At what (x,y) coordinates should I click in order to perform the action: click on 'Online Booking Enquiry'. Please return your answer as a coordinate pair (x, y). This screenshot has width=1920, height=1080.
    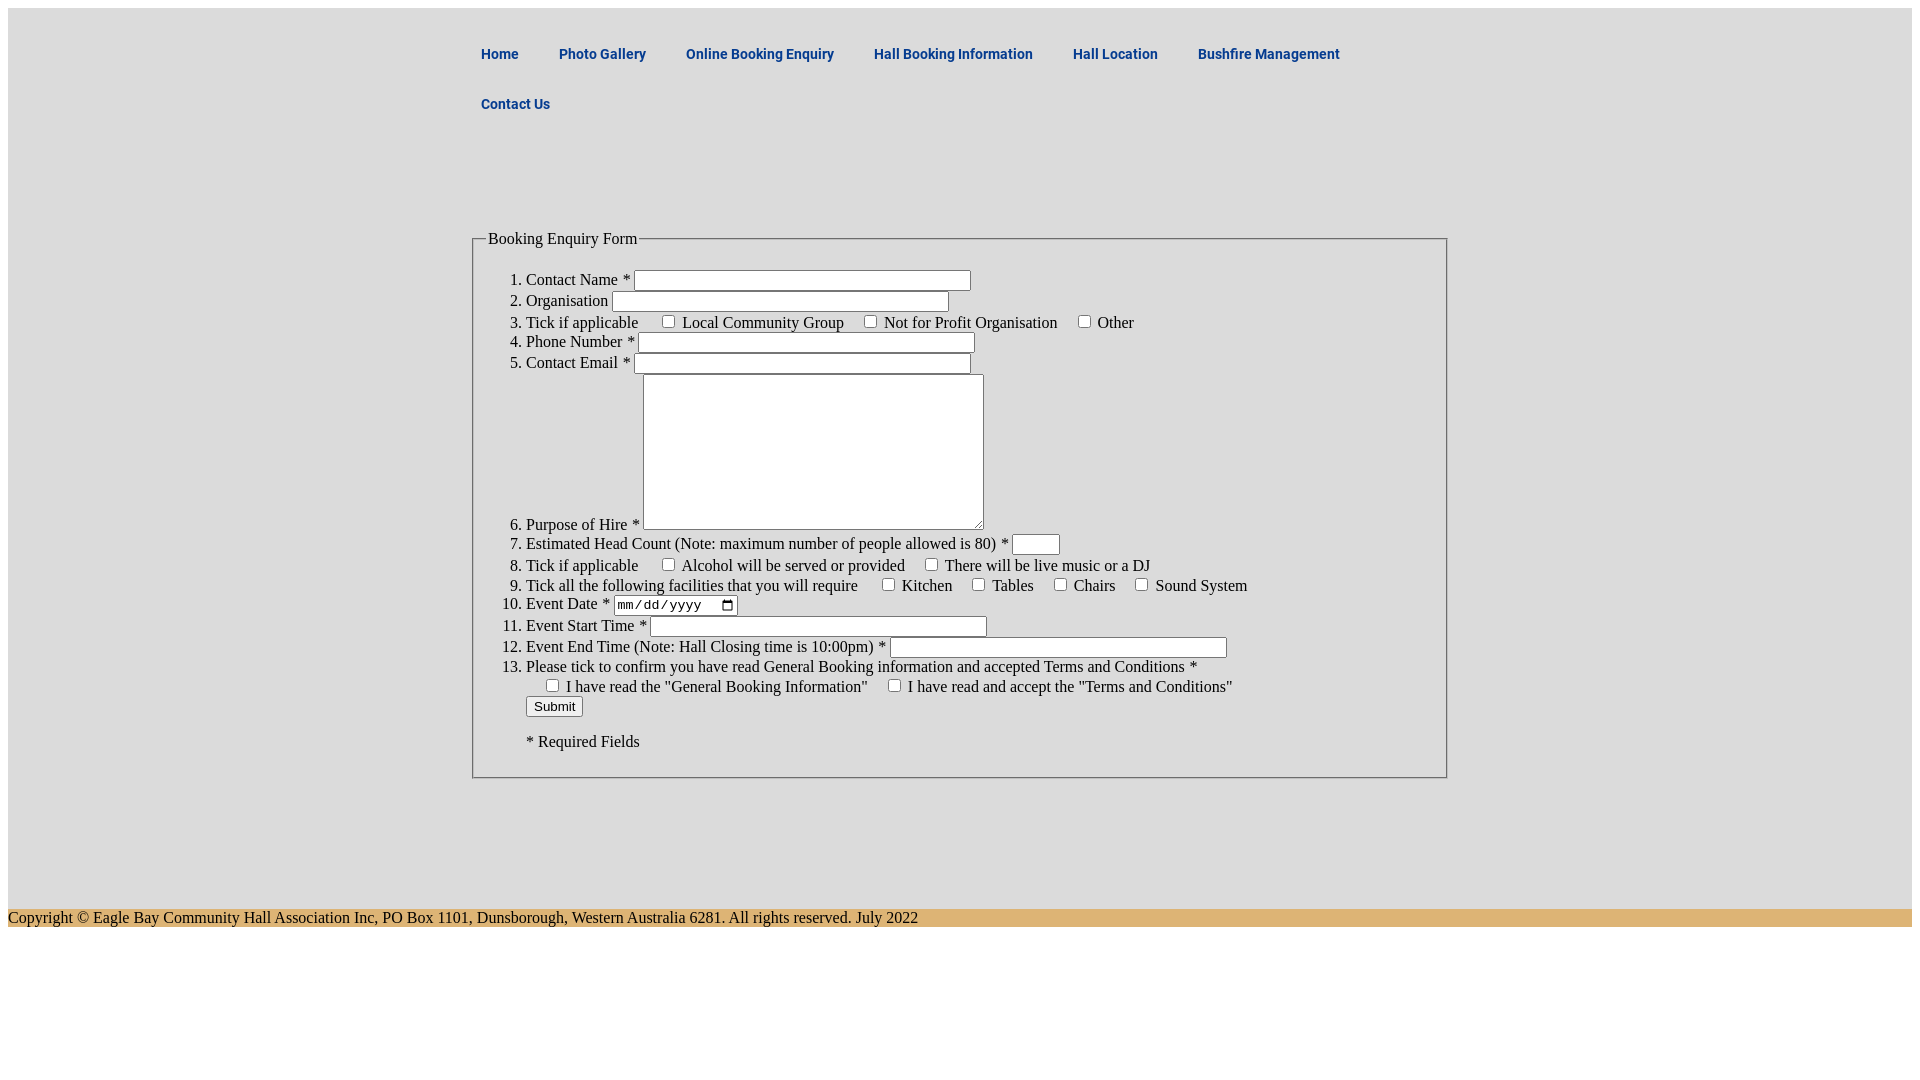
    Looking at the image, I should click on (758, 53).